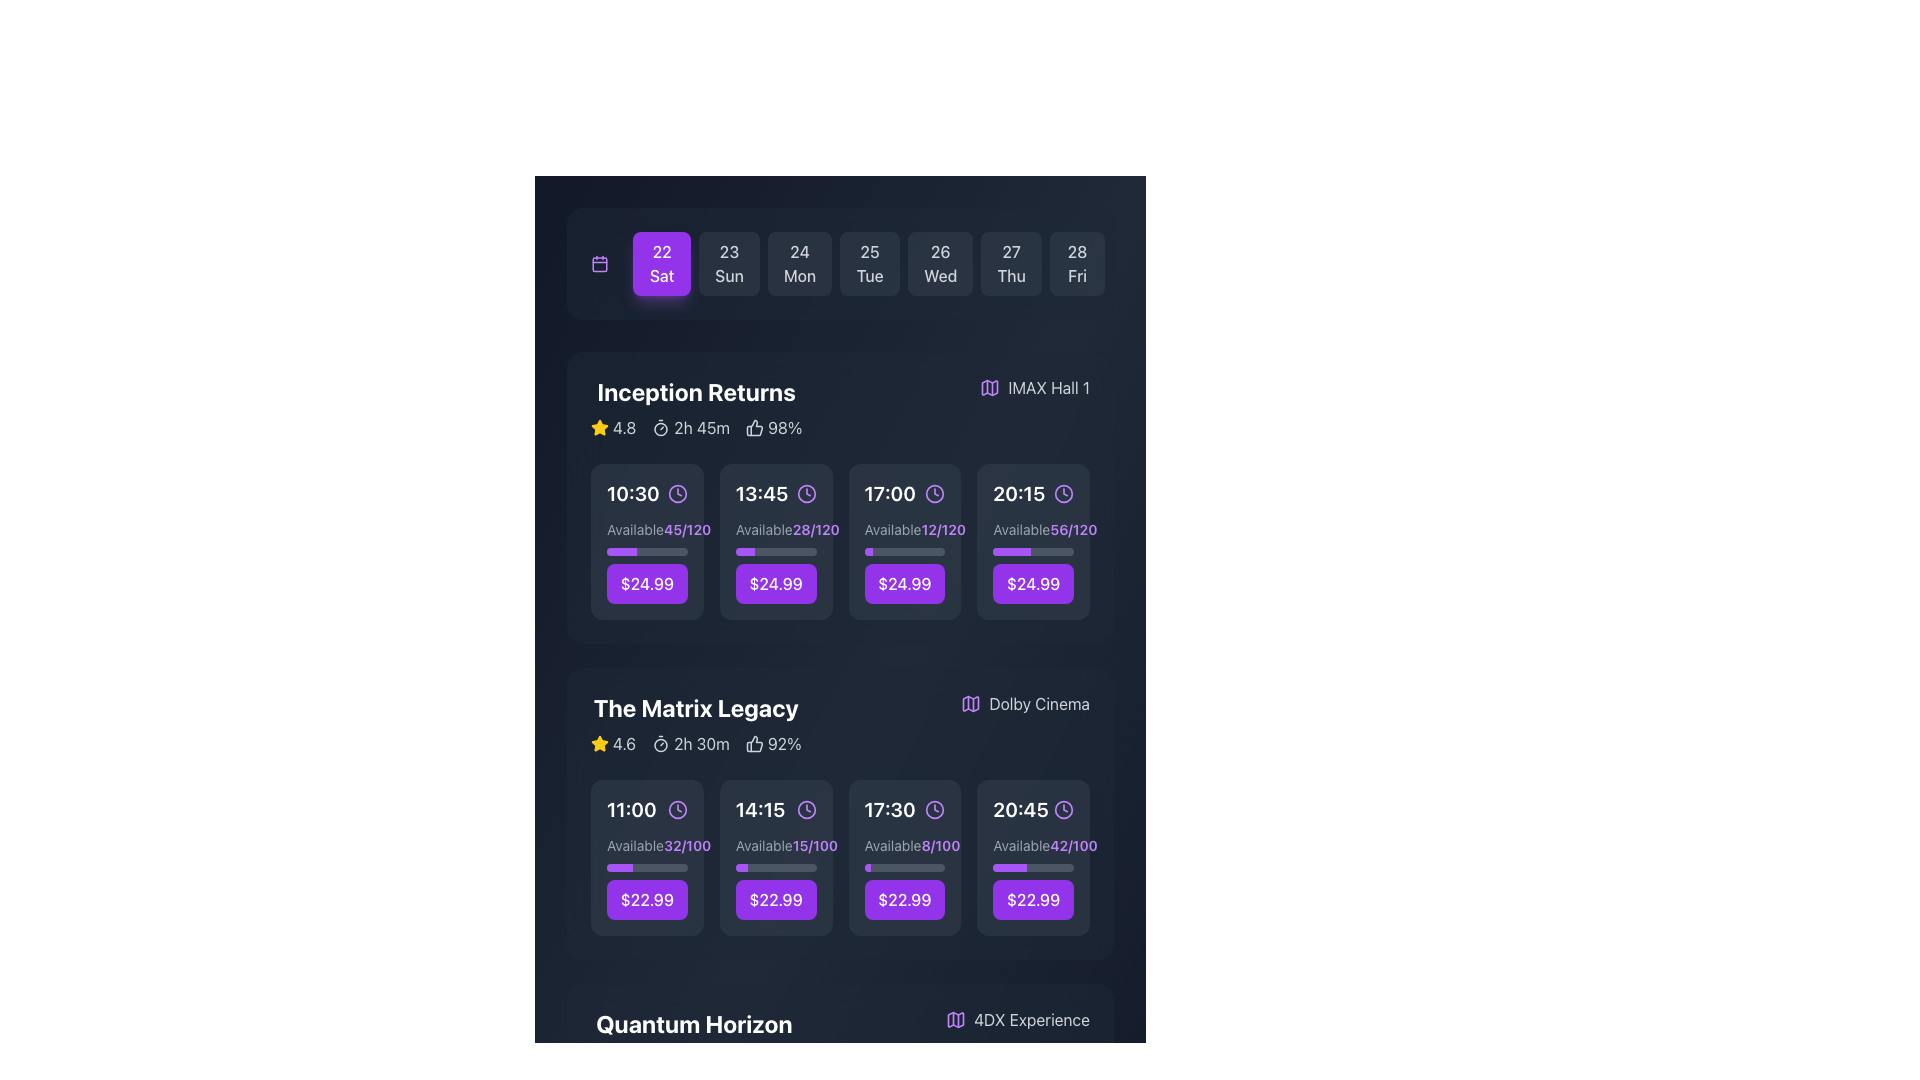  Describe the element at coordinates (1025, 703) in the screenshot. I see `the informative label indicating 'Dolby Cinema' to associate it with related movie details for 'The Matrix Legacy'` at that location.